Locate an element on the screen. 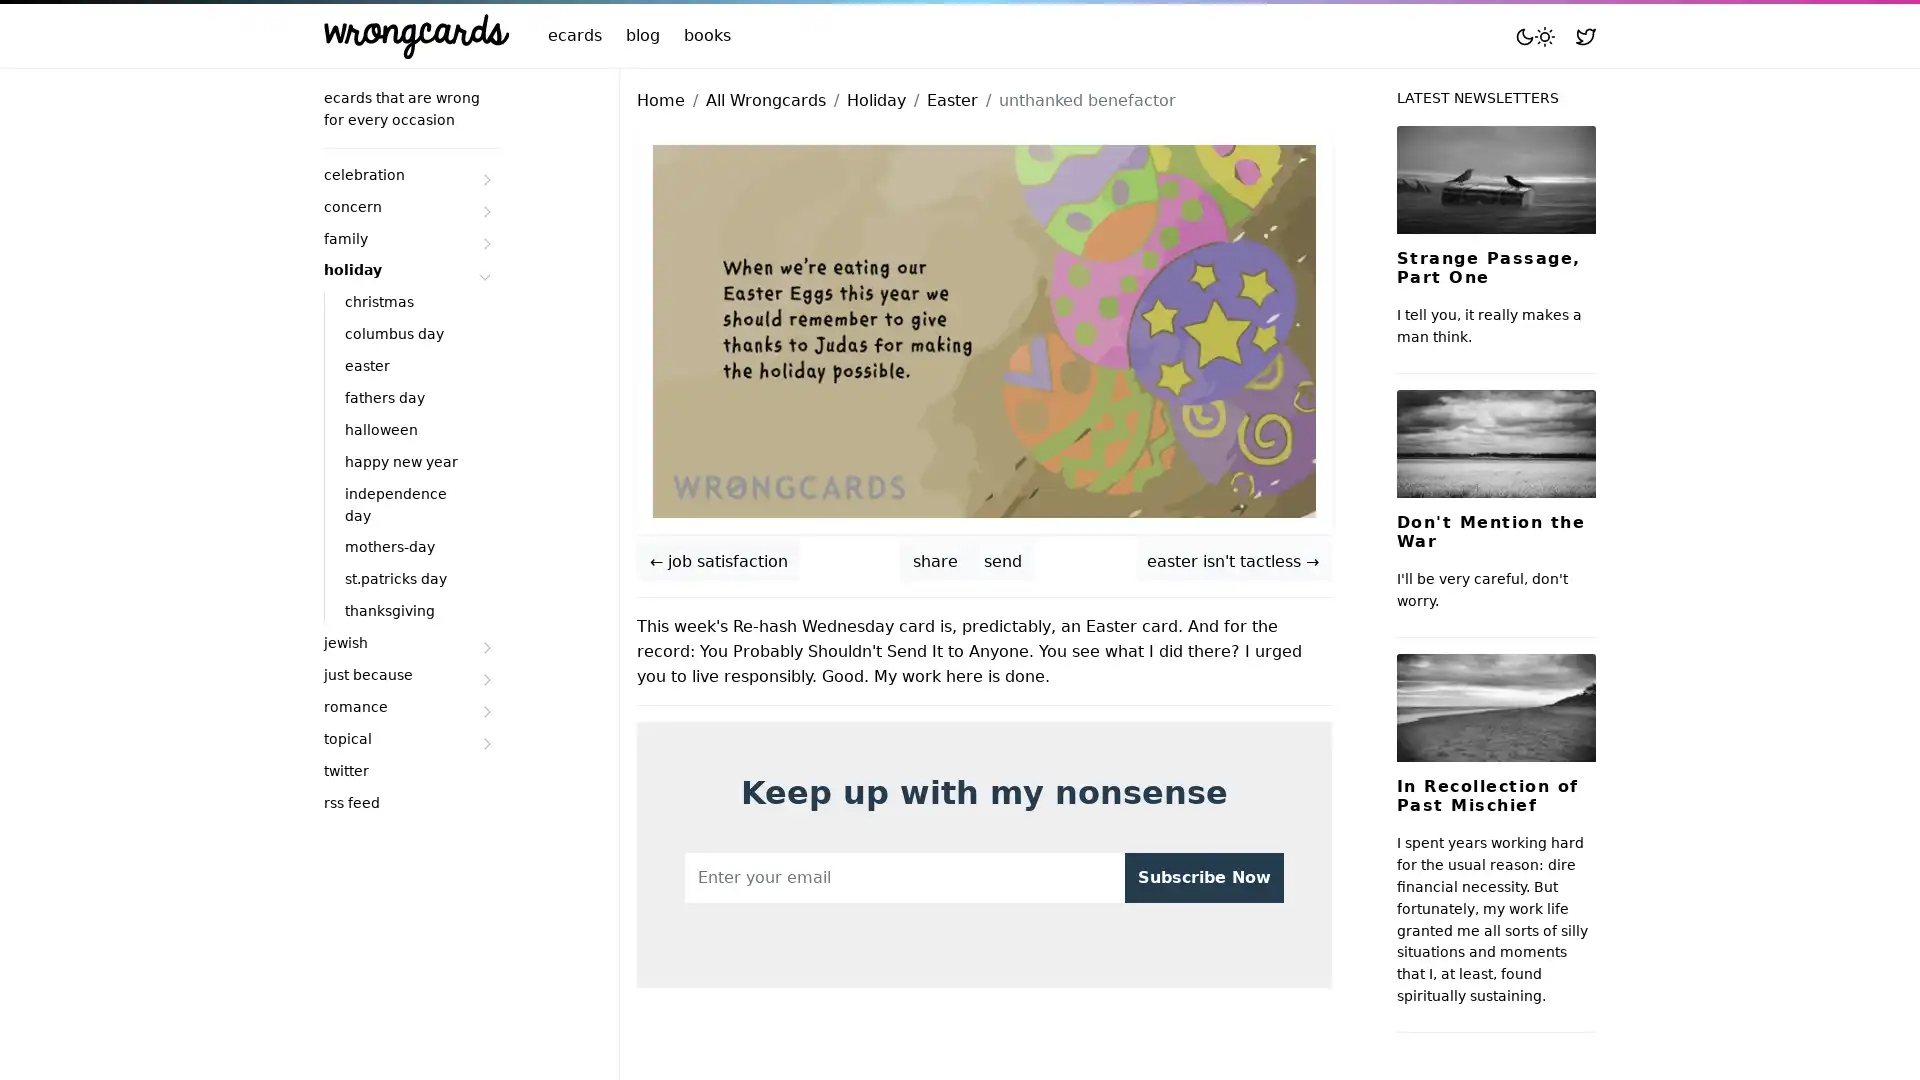  job satisfaction is located at coordinates (719, 561).